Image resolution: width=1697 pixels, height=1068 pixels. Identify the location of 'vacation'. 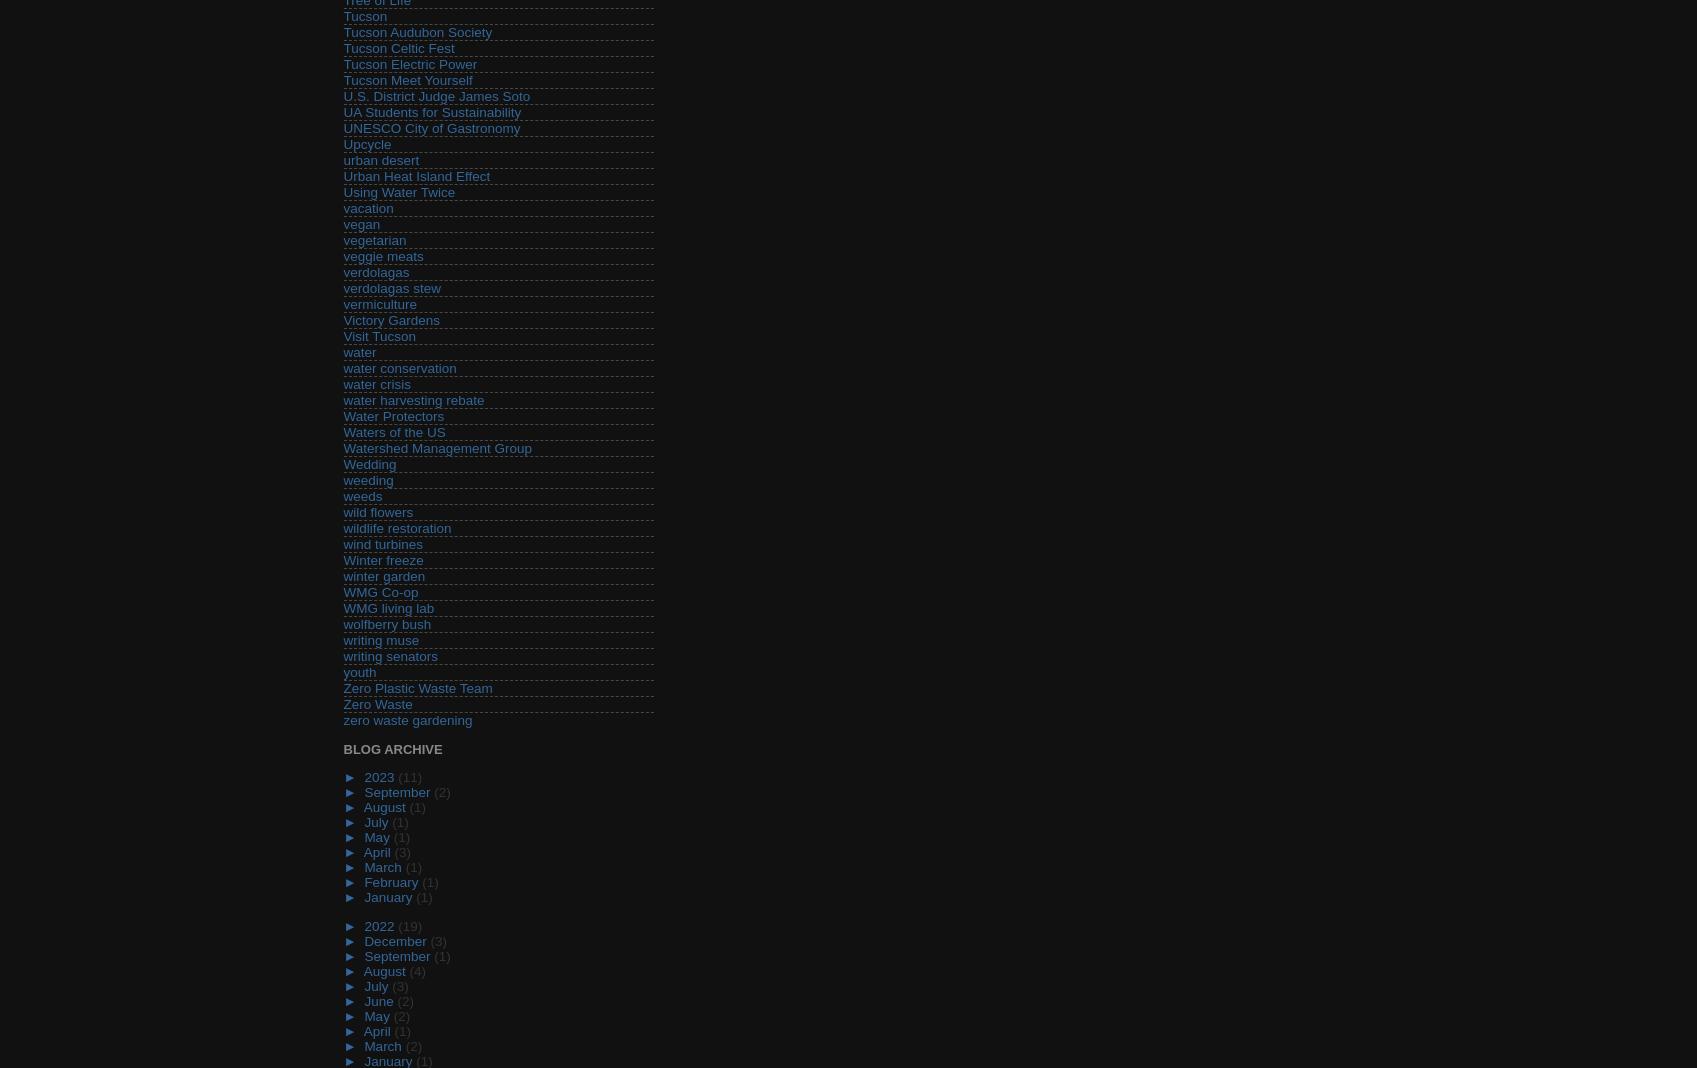
(368, 208).